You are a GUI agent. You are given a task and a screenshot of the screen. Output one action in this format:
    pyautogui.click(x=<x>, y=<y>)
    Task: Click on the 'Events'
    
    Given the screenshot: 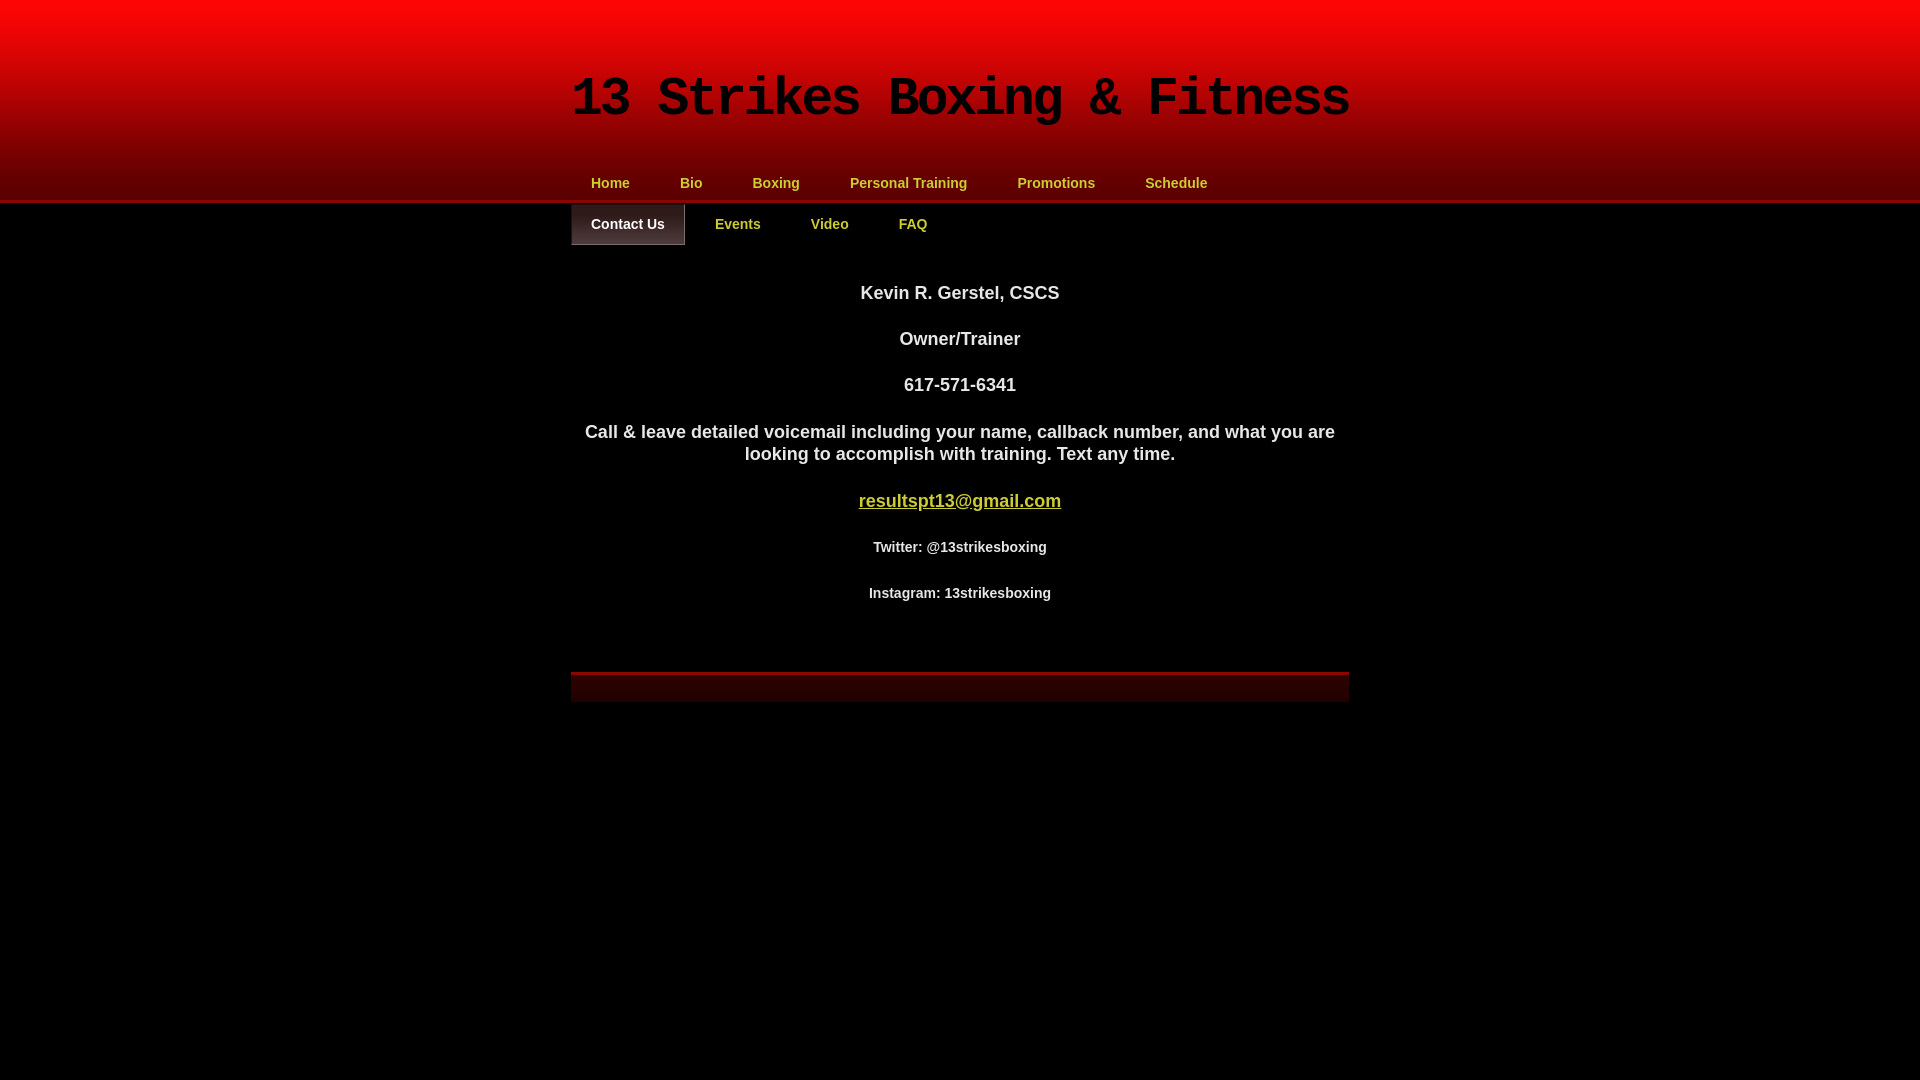 What is the action you would take?
    pyautogui.click(x=737, y=224)
    